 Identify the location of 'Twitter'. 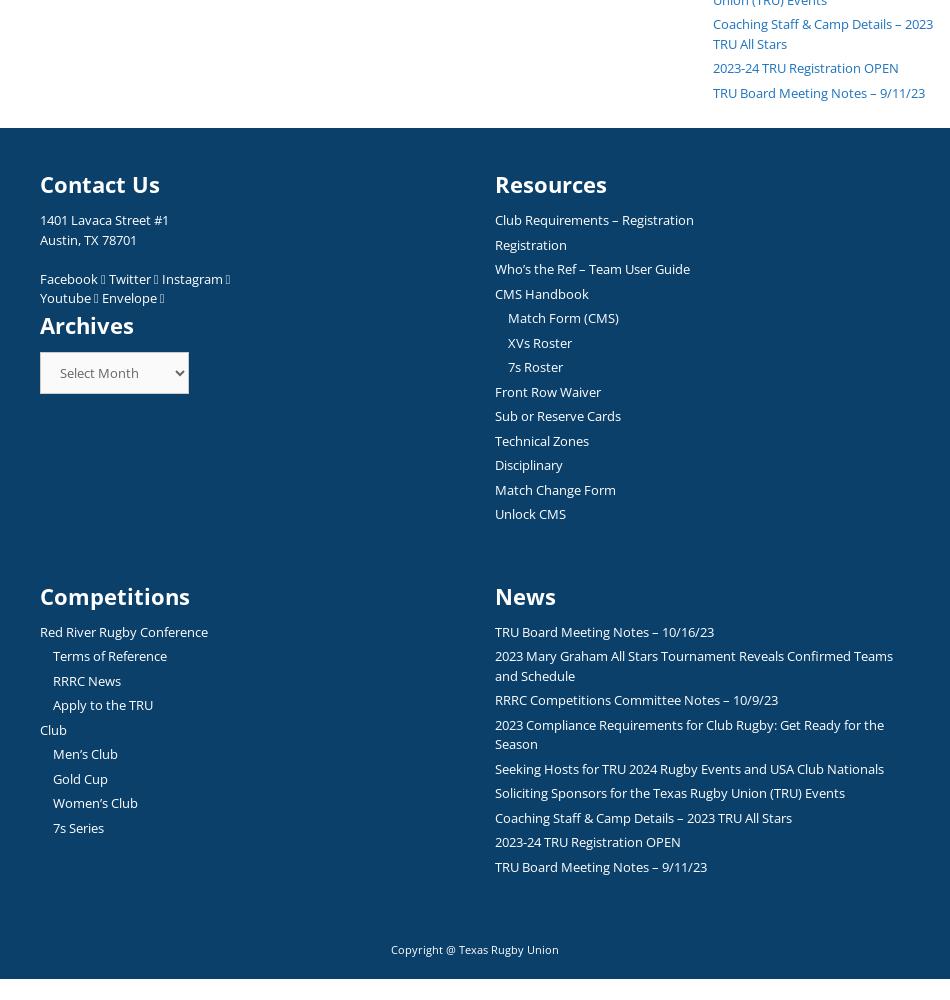
(129, 278).